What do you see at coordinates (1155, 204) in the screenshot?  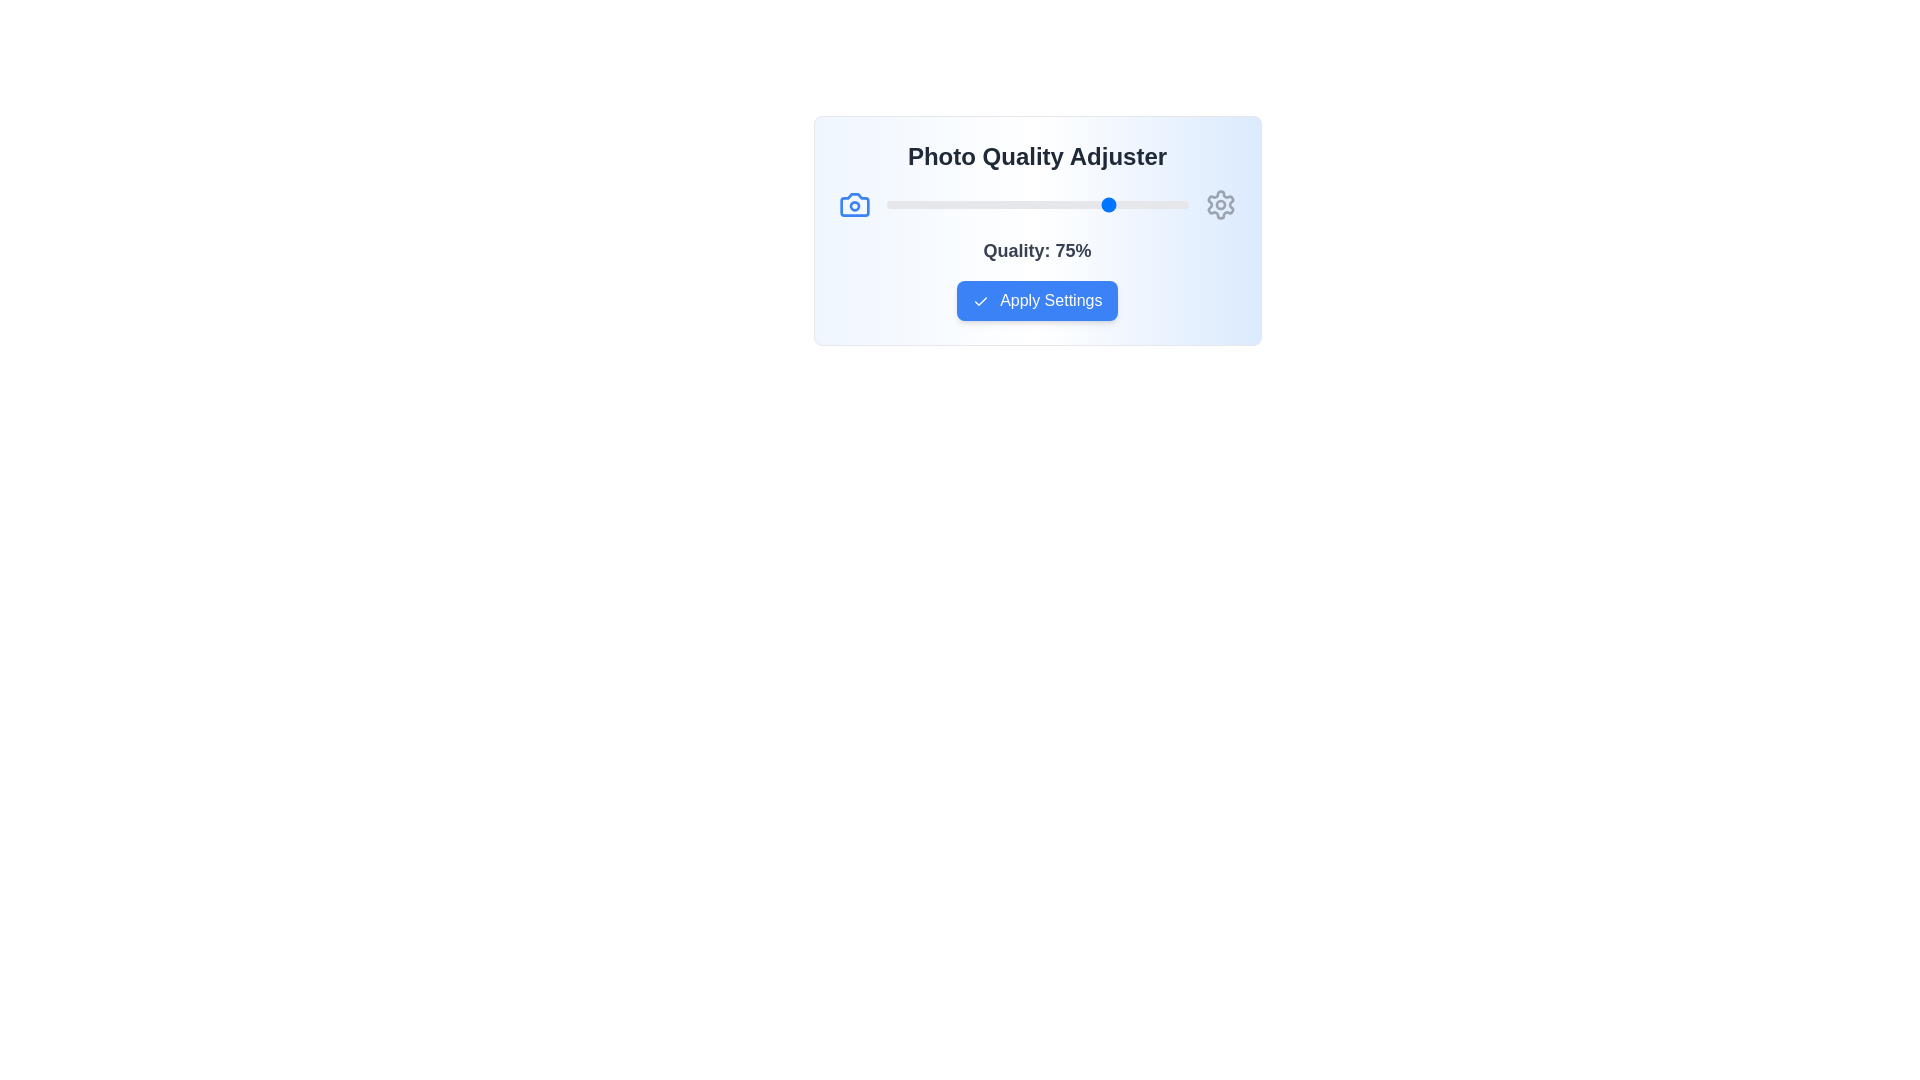 I see `the photo quality slider to 89%` at bounding box center [1155, 204].